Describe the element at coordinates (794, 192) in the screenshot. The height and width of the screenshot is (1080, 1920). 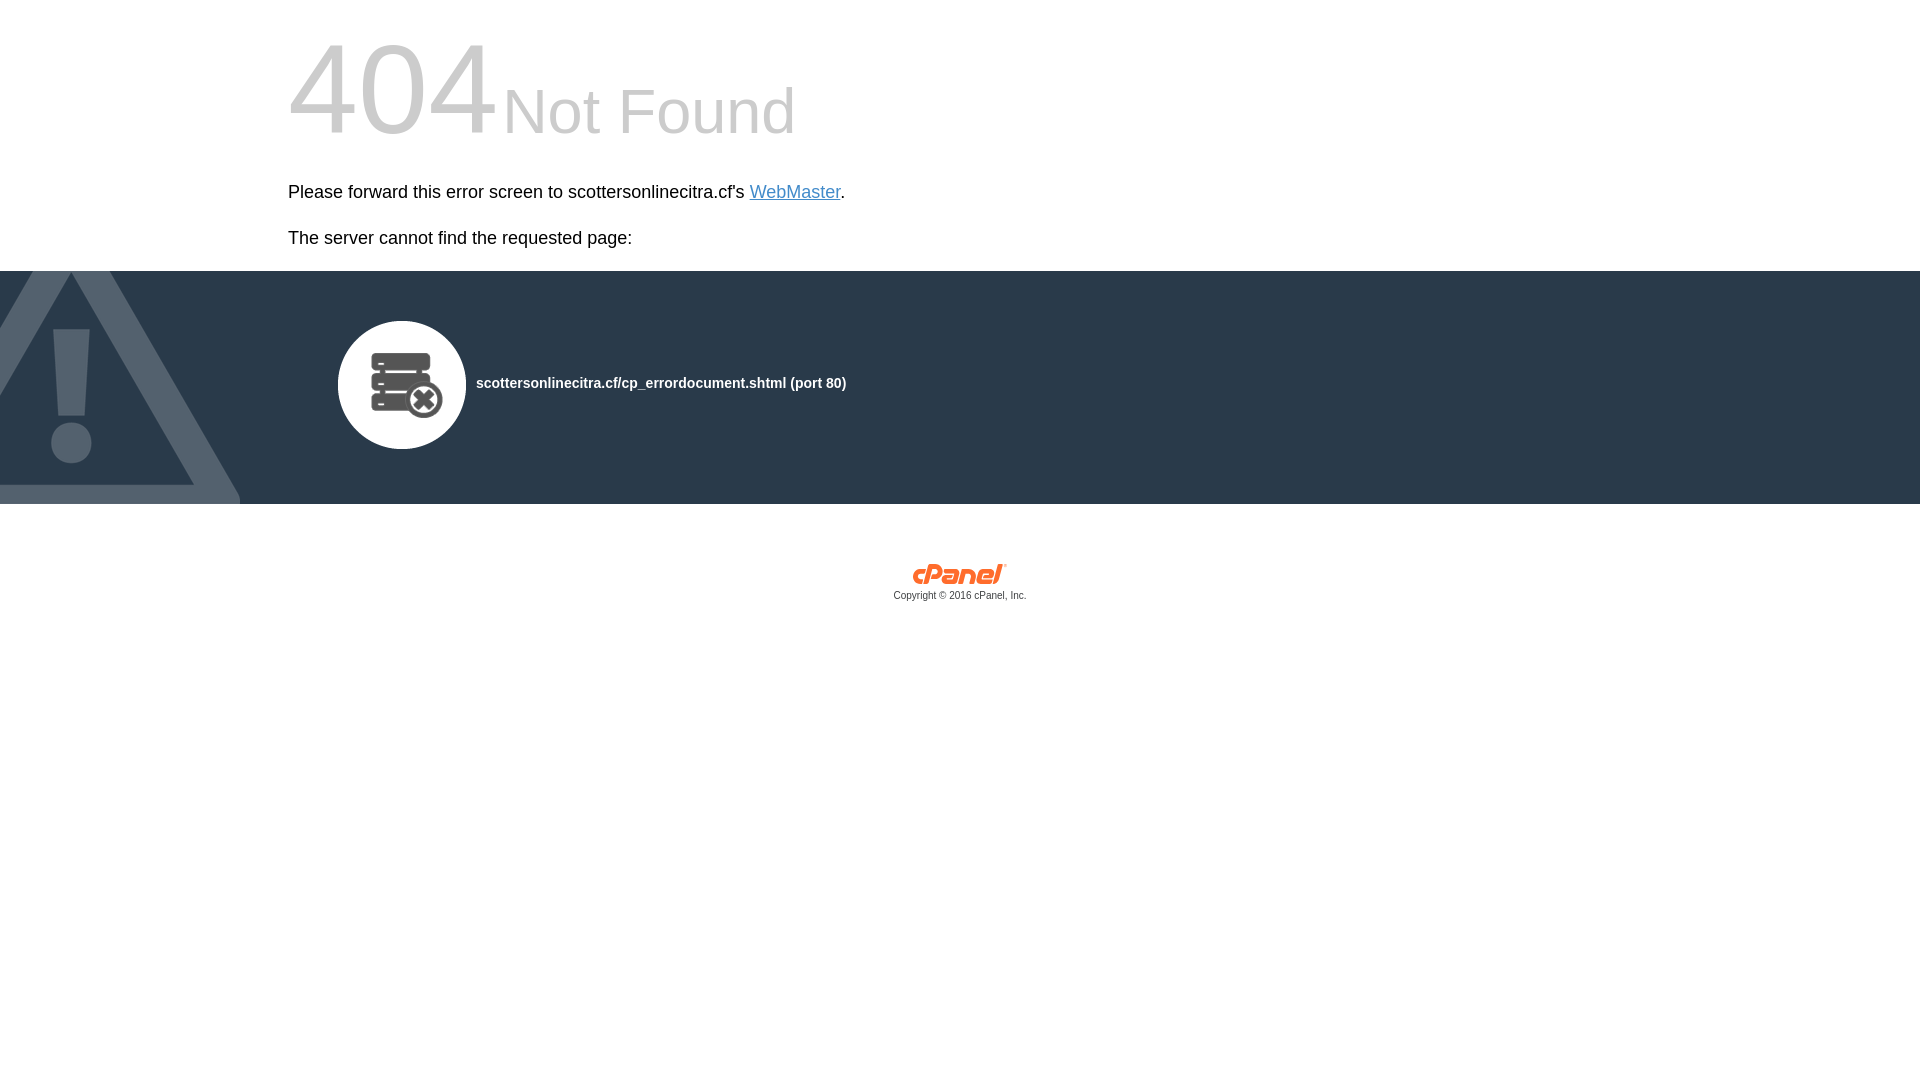
I see `'WebMaster'` at that location.